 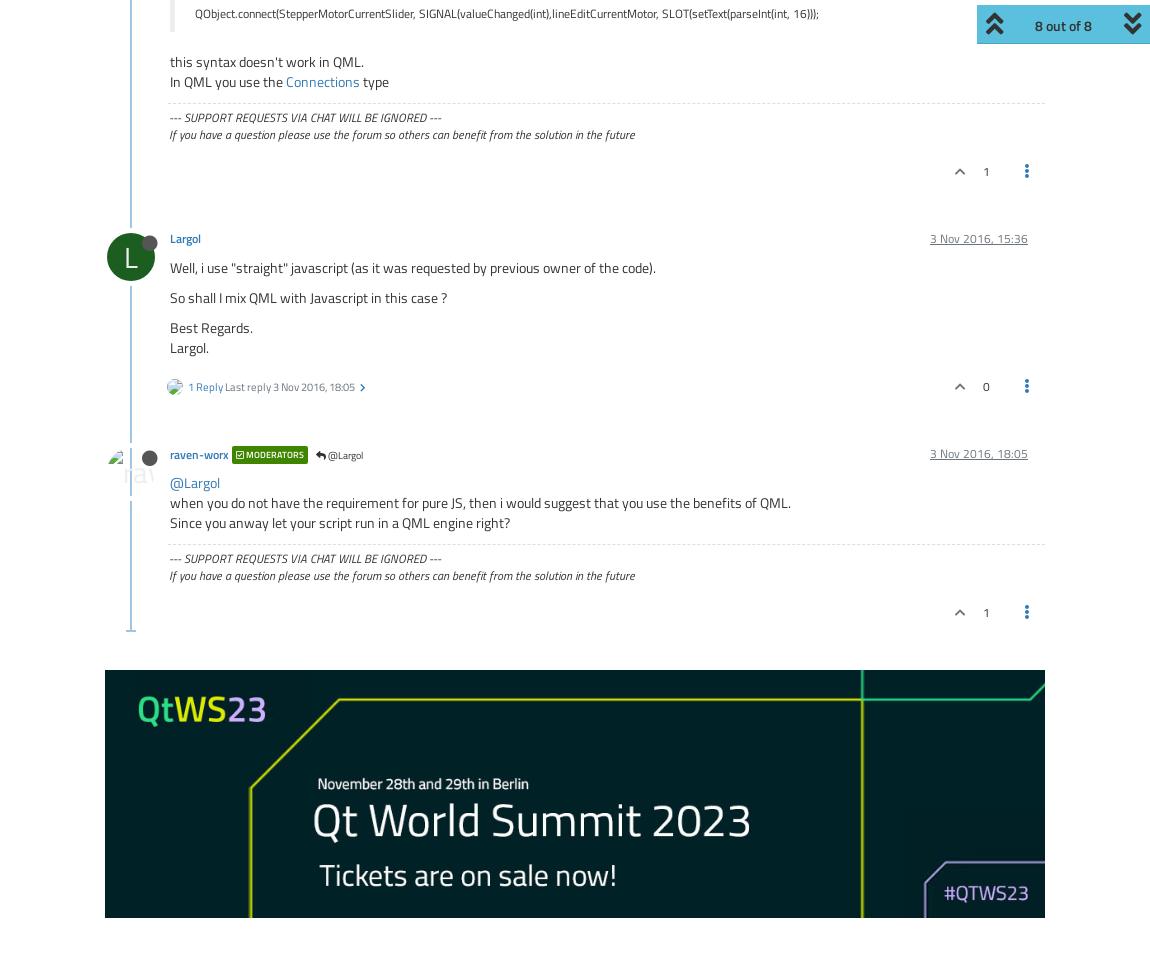 I want to click on 'Largol.', so click(x=188, y=345).